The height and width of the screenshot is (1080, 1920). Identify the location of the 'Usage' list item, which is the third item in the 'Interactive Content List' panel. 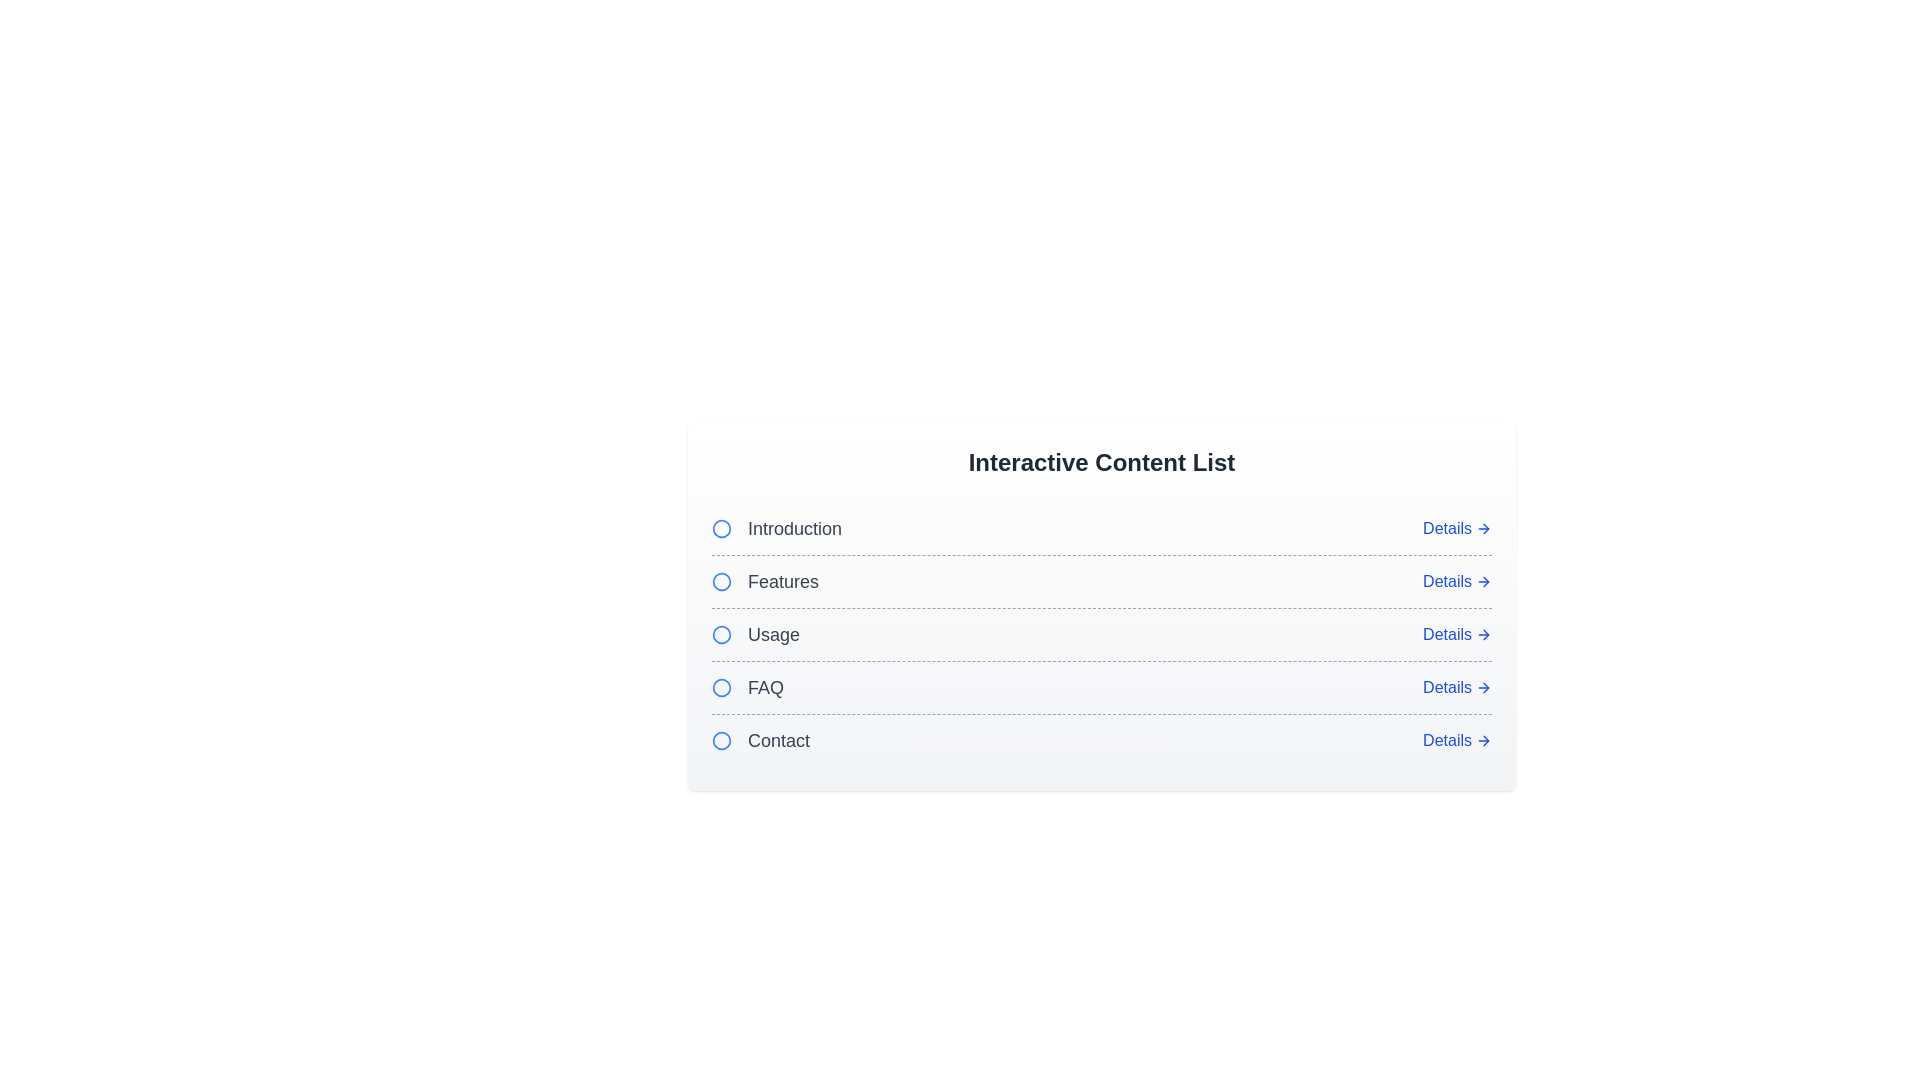
(1101, 635).